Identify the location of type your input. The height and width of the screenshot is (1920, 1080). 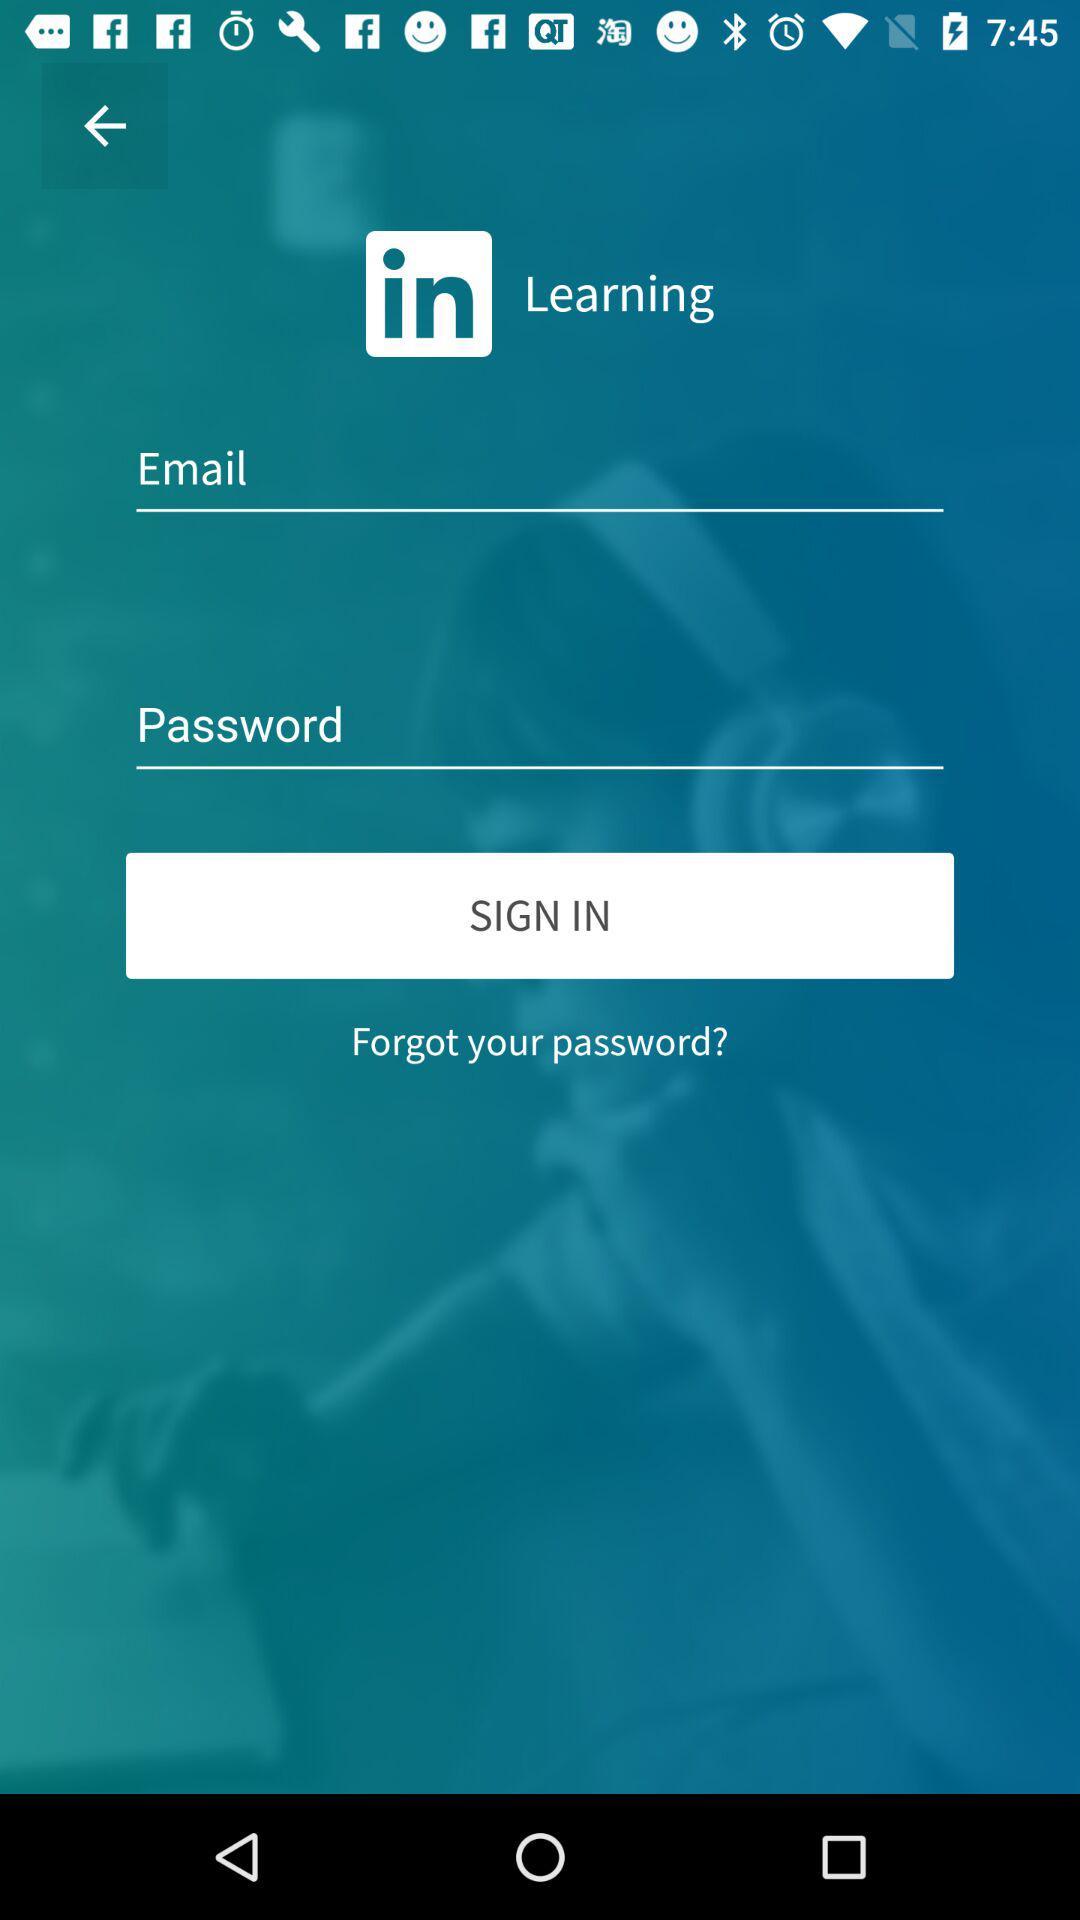
(540, 725).